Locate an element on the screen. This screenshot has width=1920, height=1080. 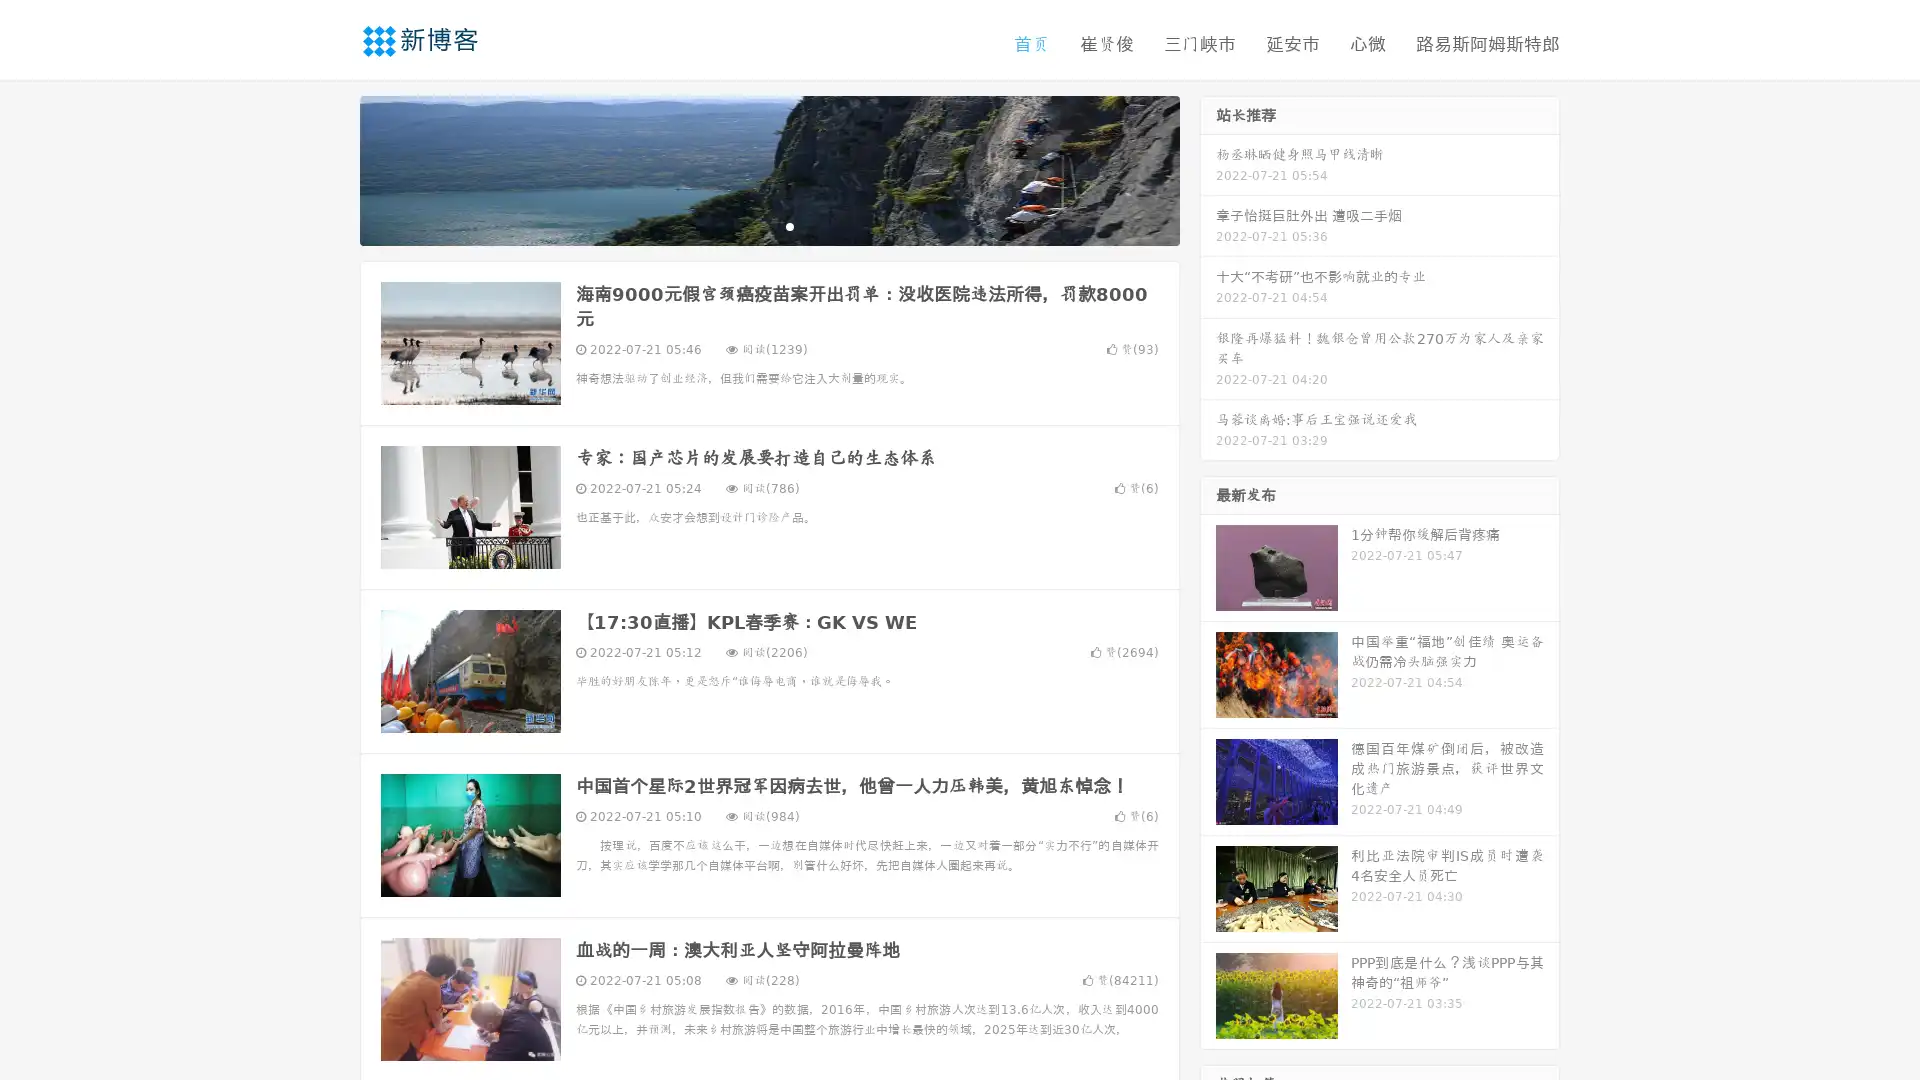
Go to slide 1 is located at coordinates (748, 225).